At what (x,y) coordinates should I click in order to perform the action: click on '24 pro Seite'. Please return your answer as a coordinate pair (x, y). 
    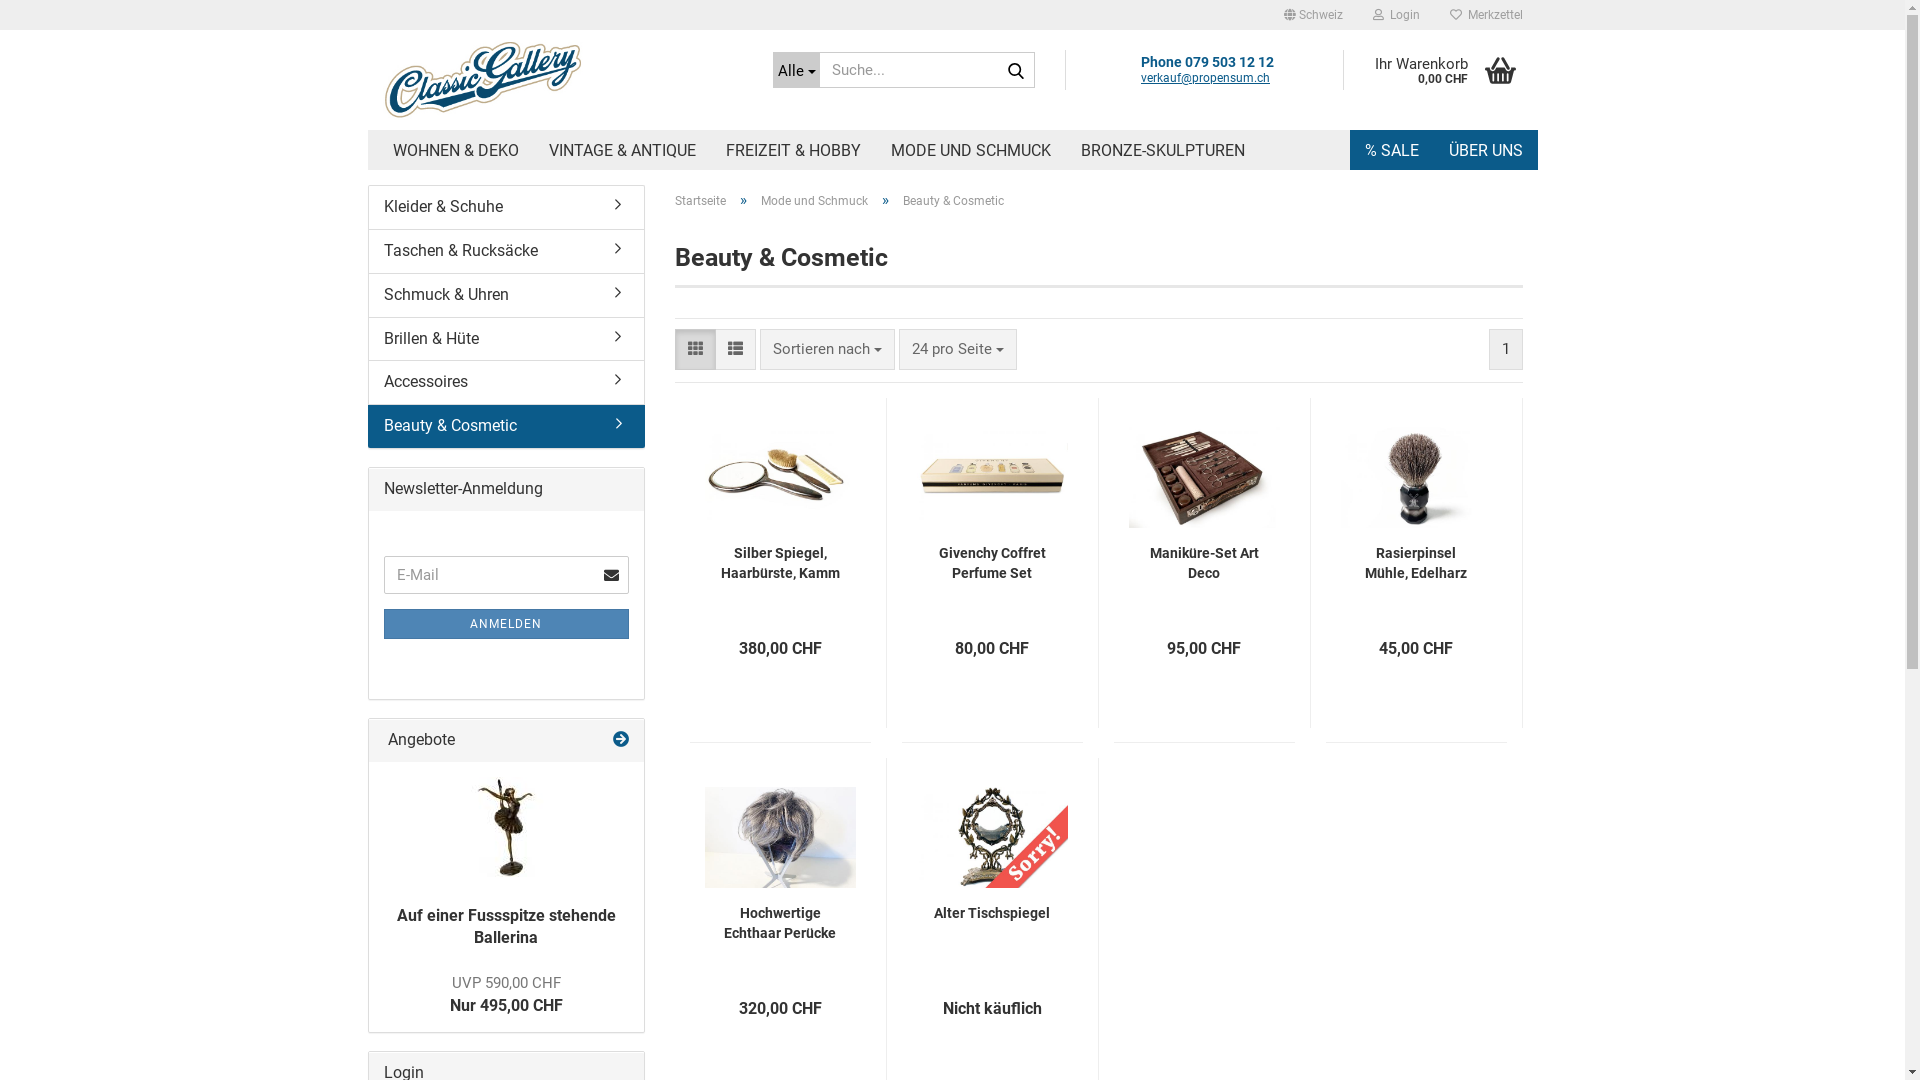
    Looking at the image, I should click on (957, 348).